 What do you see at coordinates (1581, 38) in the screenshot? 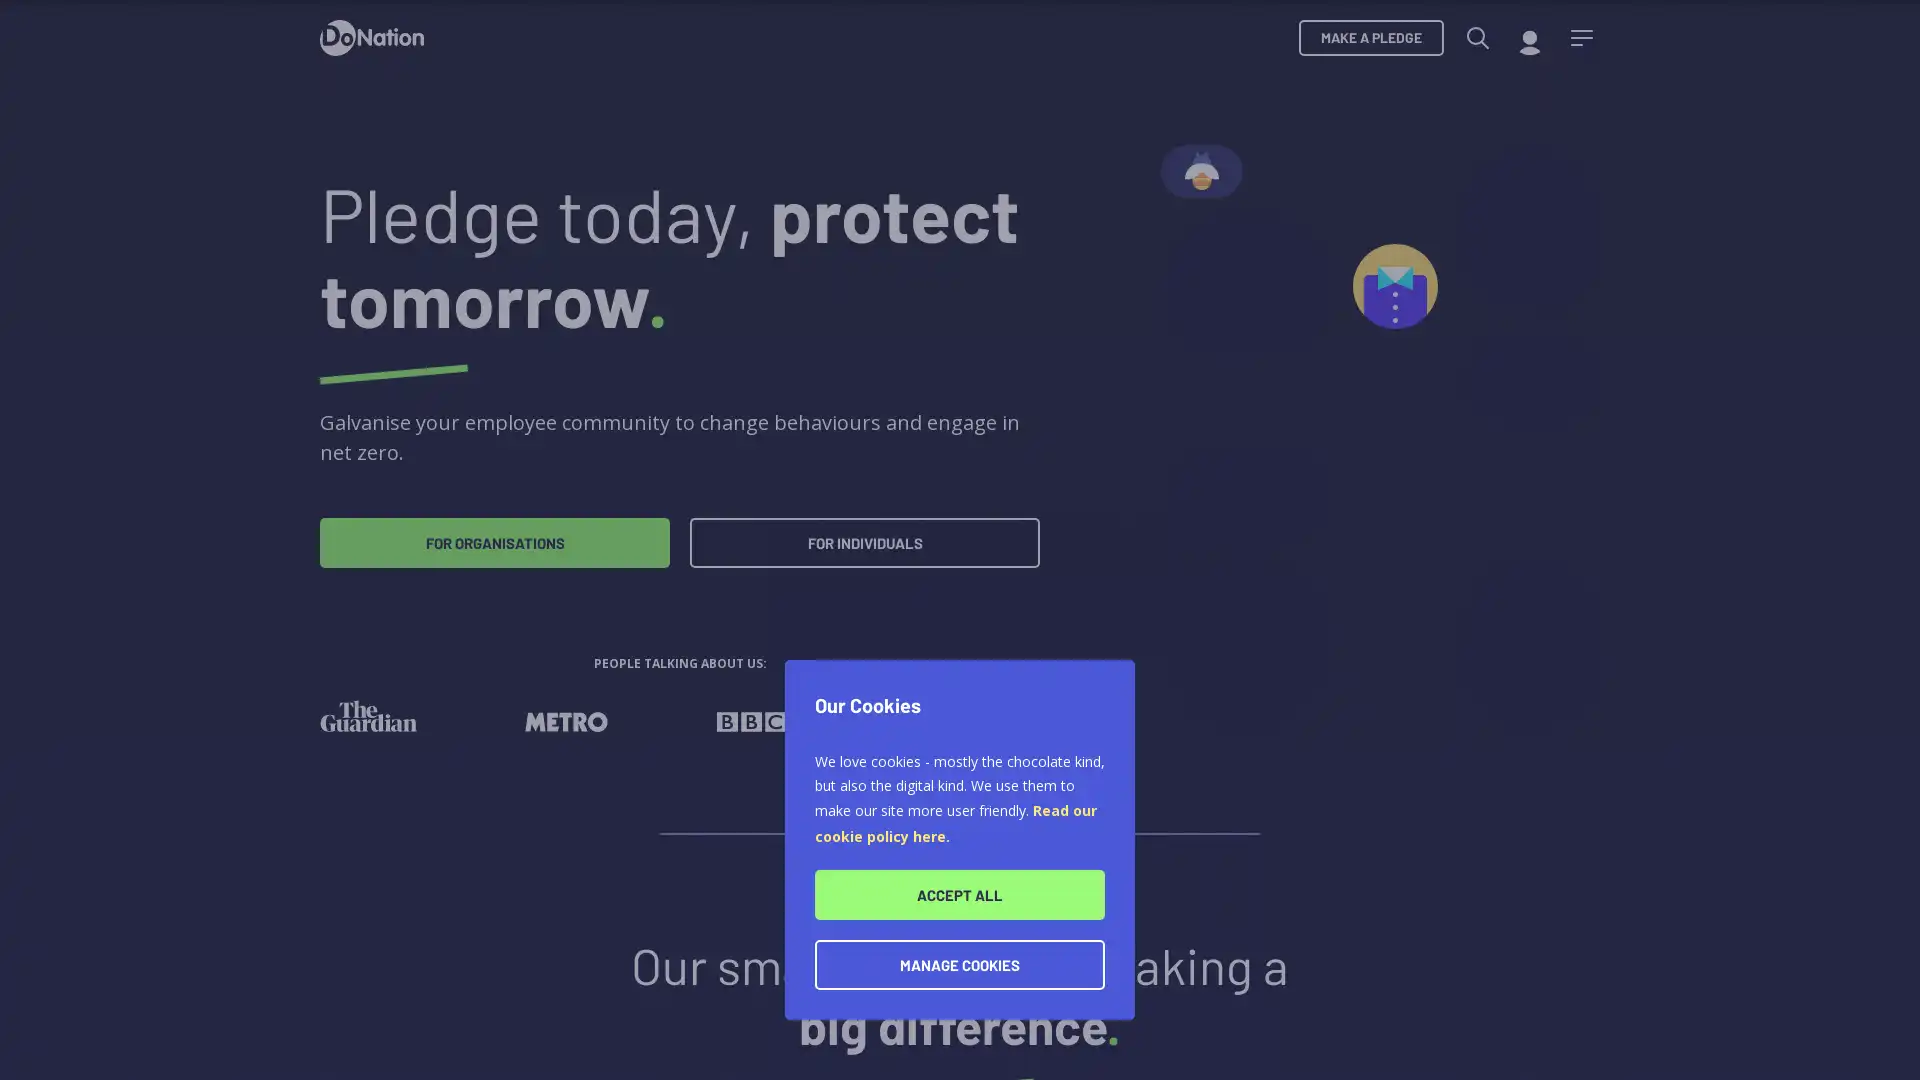
I see `Menu` at bounding box center [1581, 38].